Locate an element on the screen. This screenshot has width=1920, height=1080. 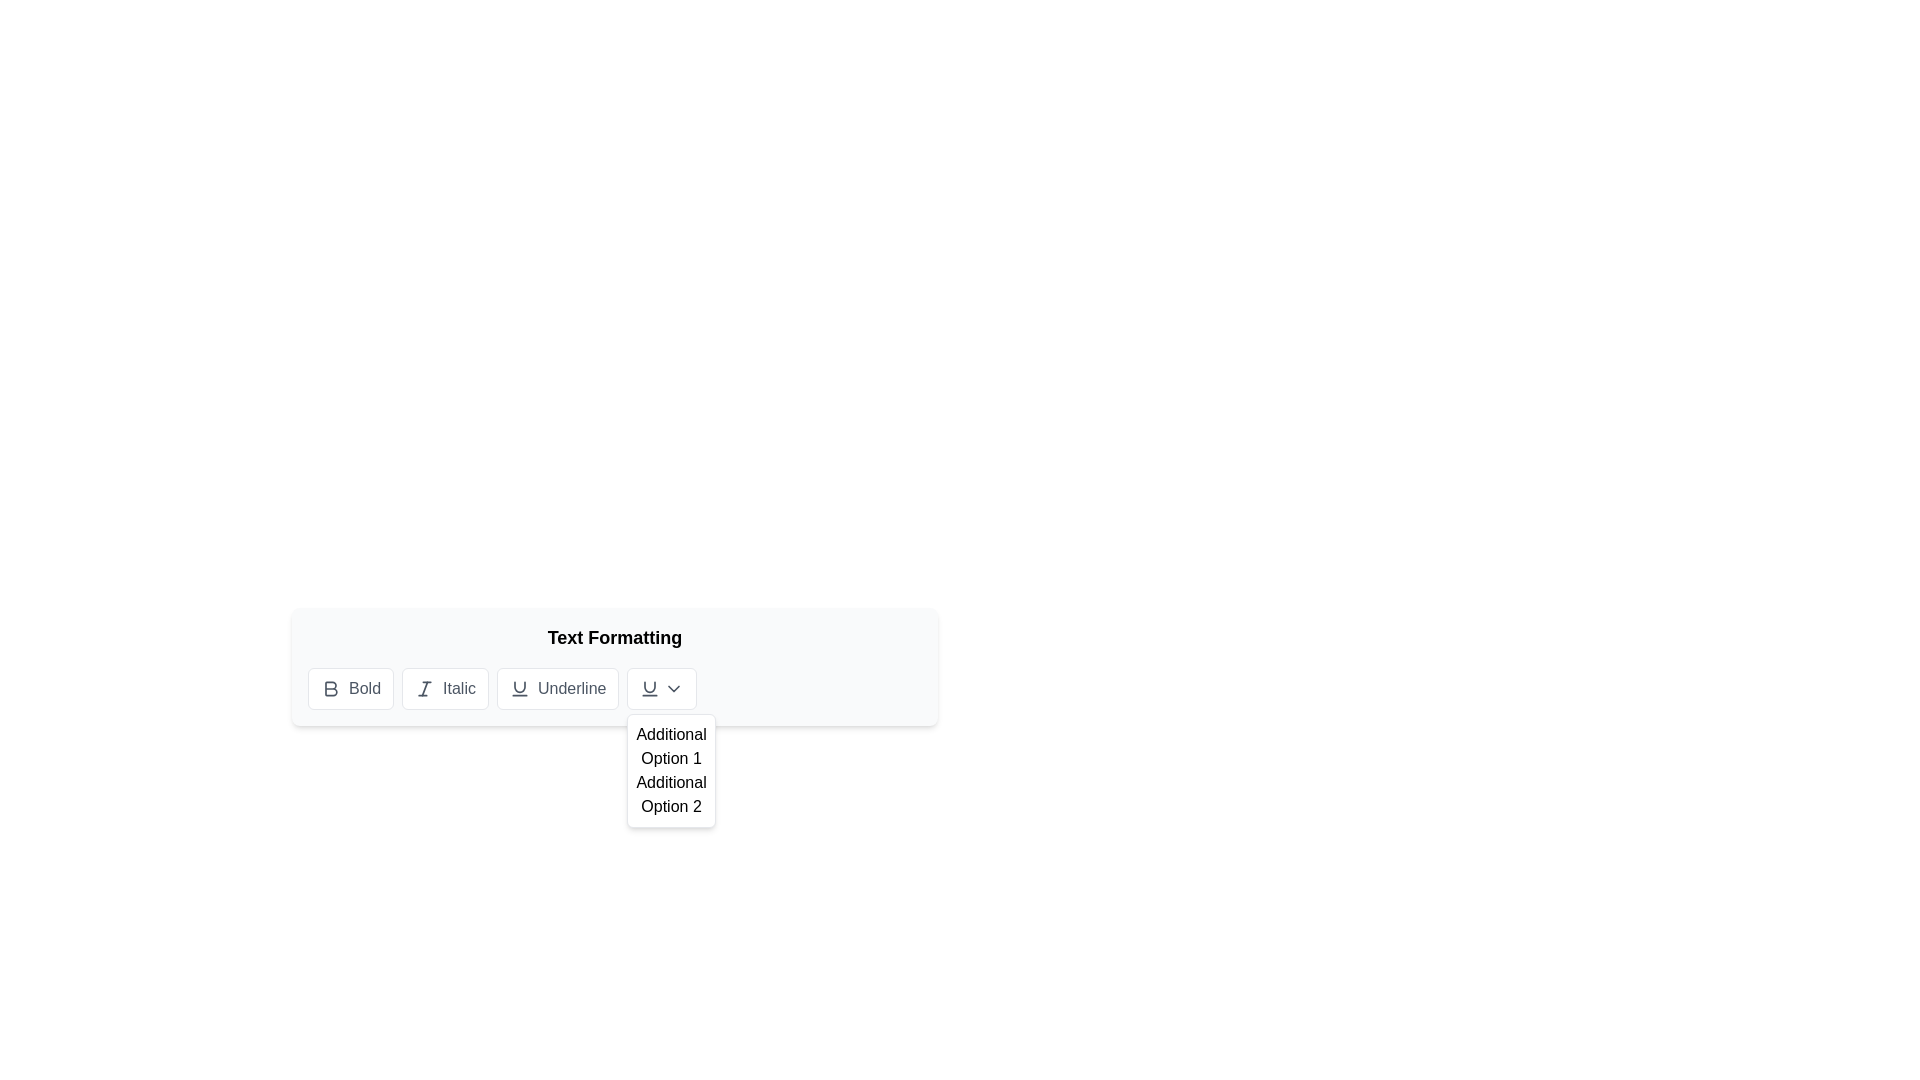
the 'Italic' icon button, which is represented by a bold and elongated italic 'I' is located at coordinates (424, 688).